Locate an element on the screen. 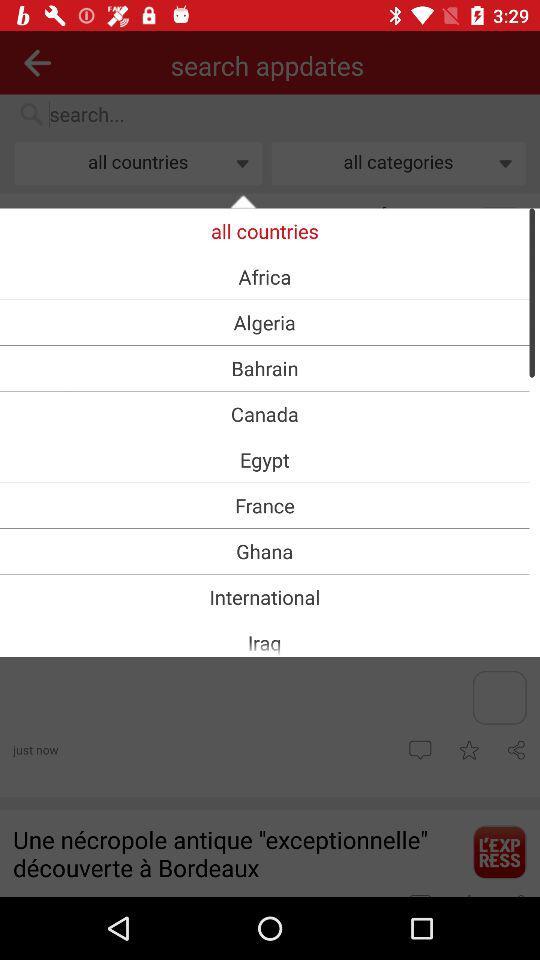  the item below the bahrain is located at coordinates (264, 413).